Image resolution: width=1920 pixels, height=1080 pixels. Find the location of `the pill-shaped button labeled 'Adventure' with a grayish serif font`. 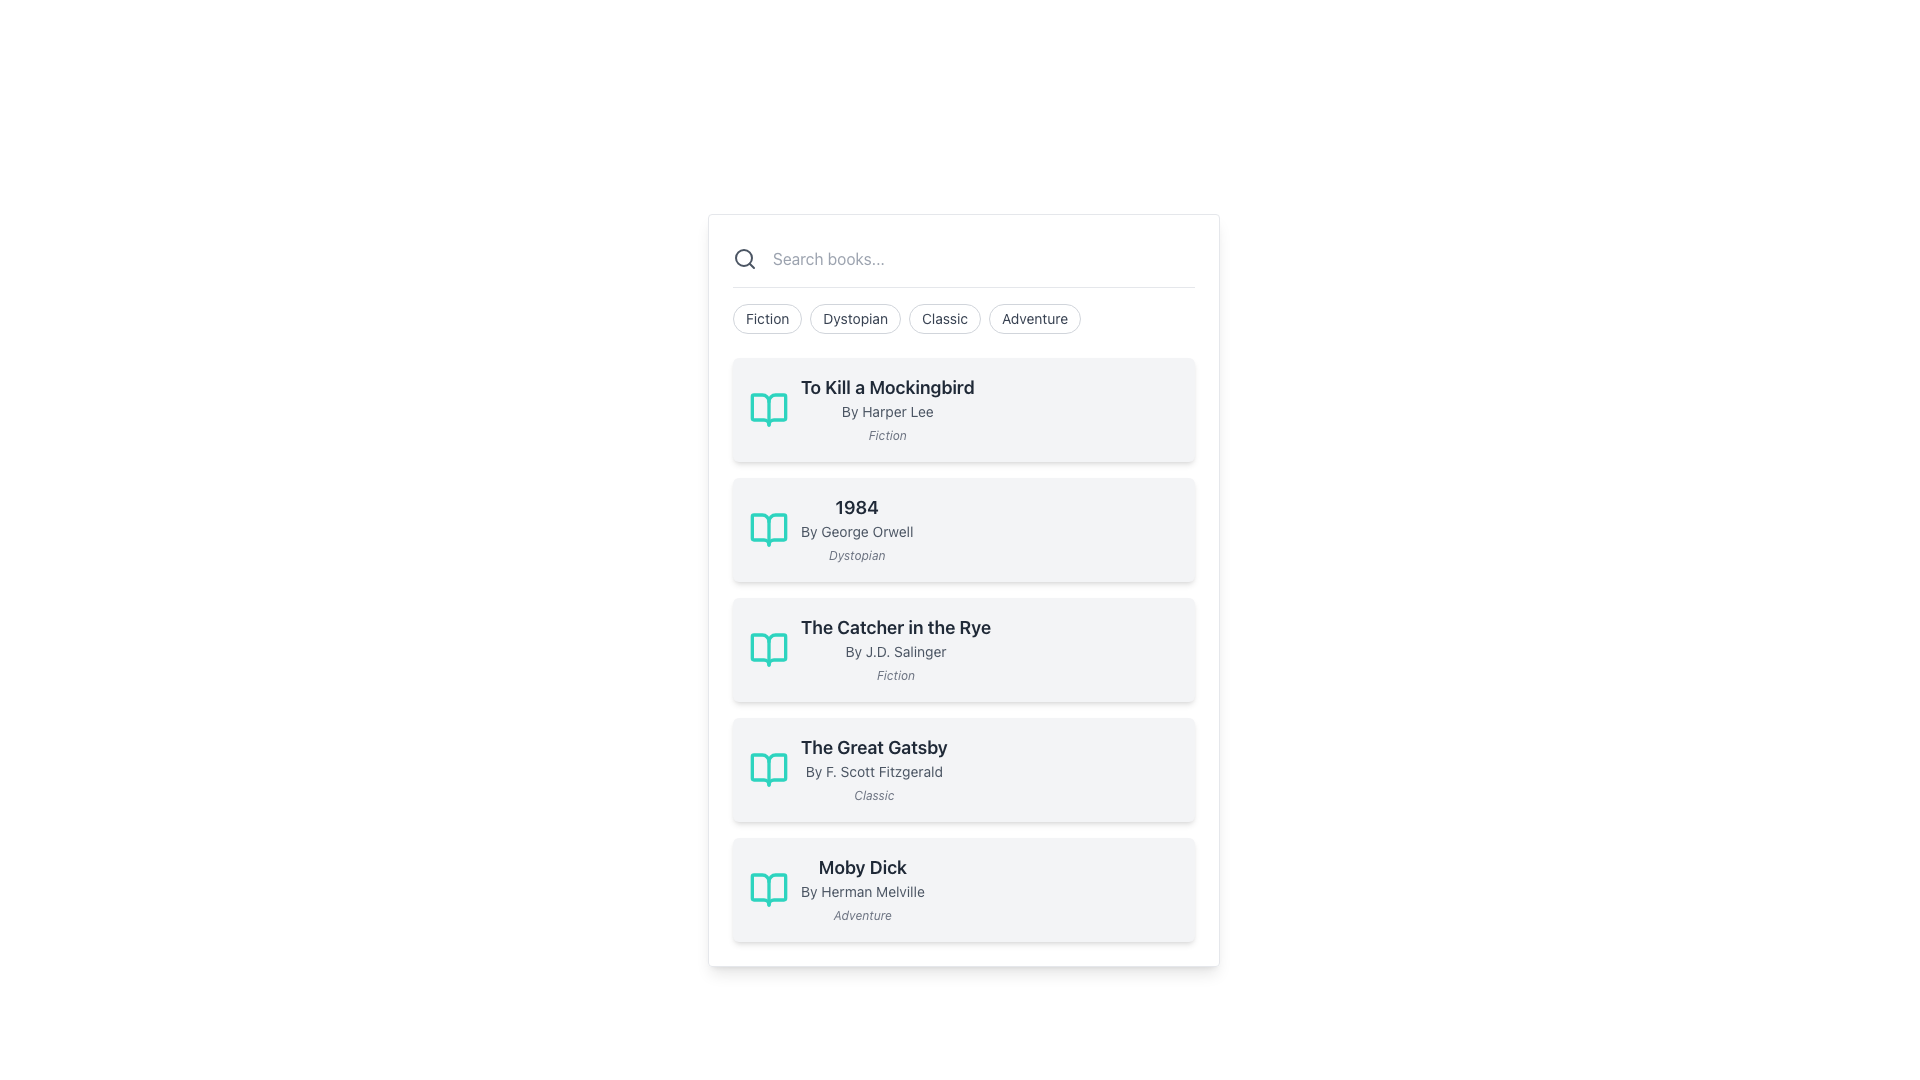

the pill-shaped button labeled 'Adventure' with a grayish serif font is located at coordinates (1035, 318).